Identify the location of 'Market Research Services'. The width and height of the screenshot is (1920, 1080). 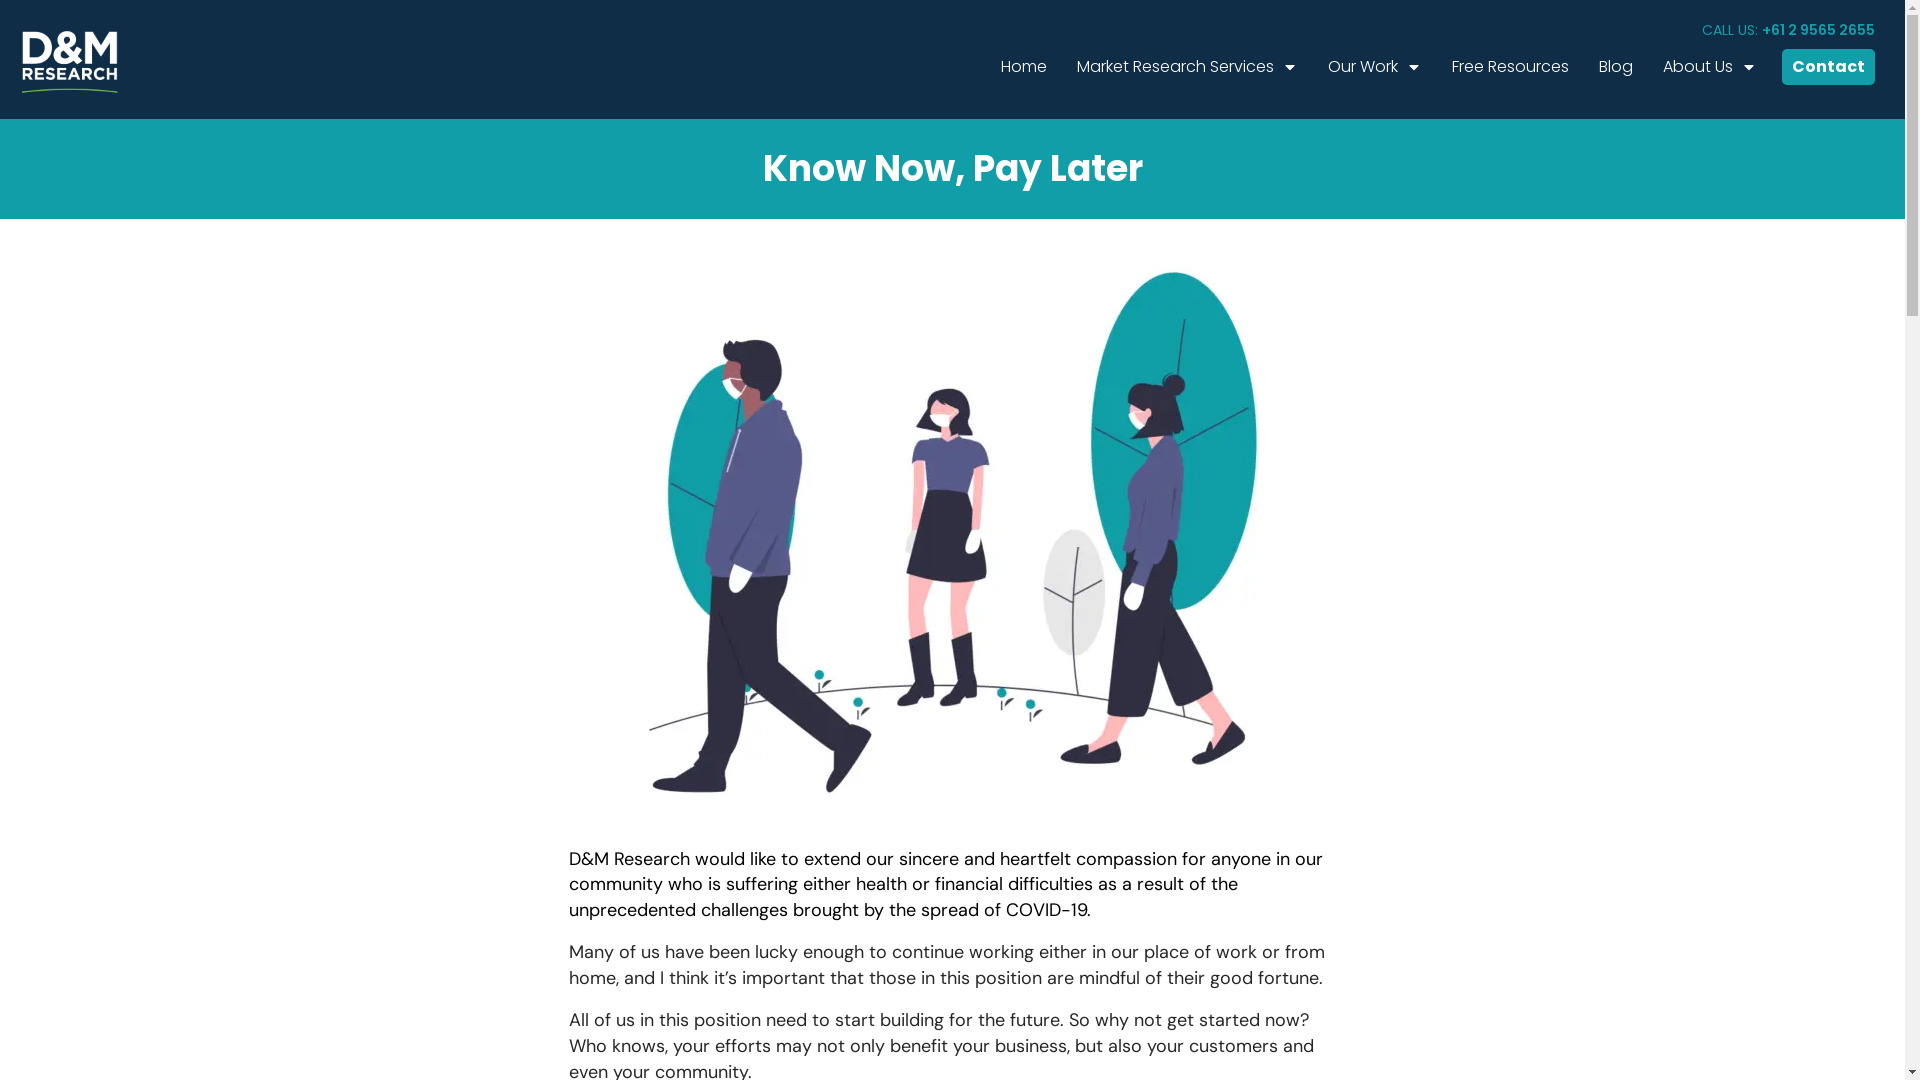
(1187, 65).